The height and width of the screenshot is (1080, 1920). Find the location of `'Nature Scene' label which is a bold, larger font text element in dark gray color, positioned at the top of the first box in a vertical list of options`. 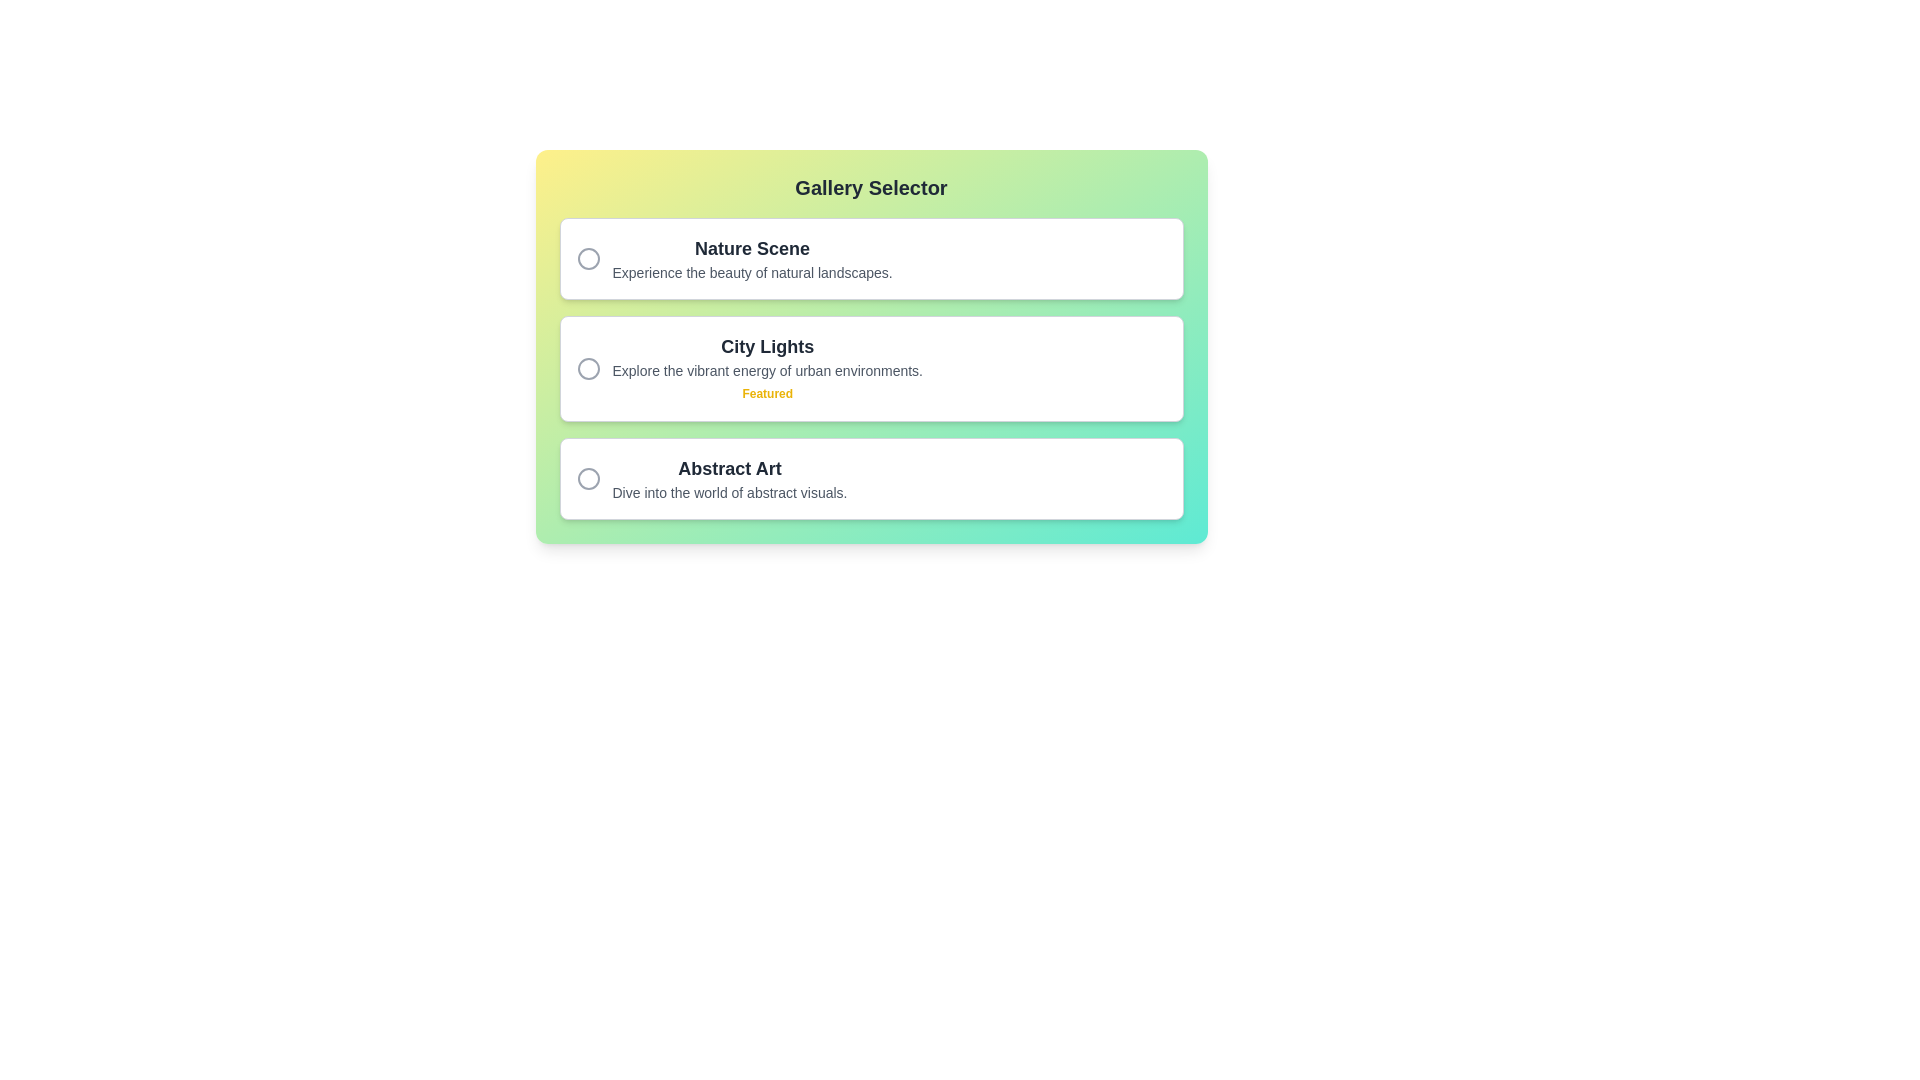

'Nature Scene' label which is a bold, larger font text element in dark gray color, positioned at the top of the first box in a vertical list of options is located at coordinates (751, 248).